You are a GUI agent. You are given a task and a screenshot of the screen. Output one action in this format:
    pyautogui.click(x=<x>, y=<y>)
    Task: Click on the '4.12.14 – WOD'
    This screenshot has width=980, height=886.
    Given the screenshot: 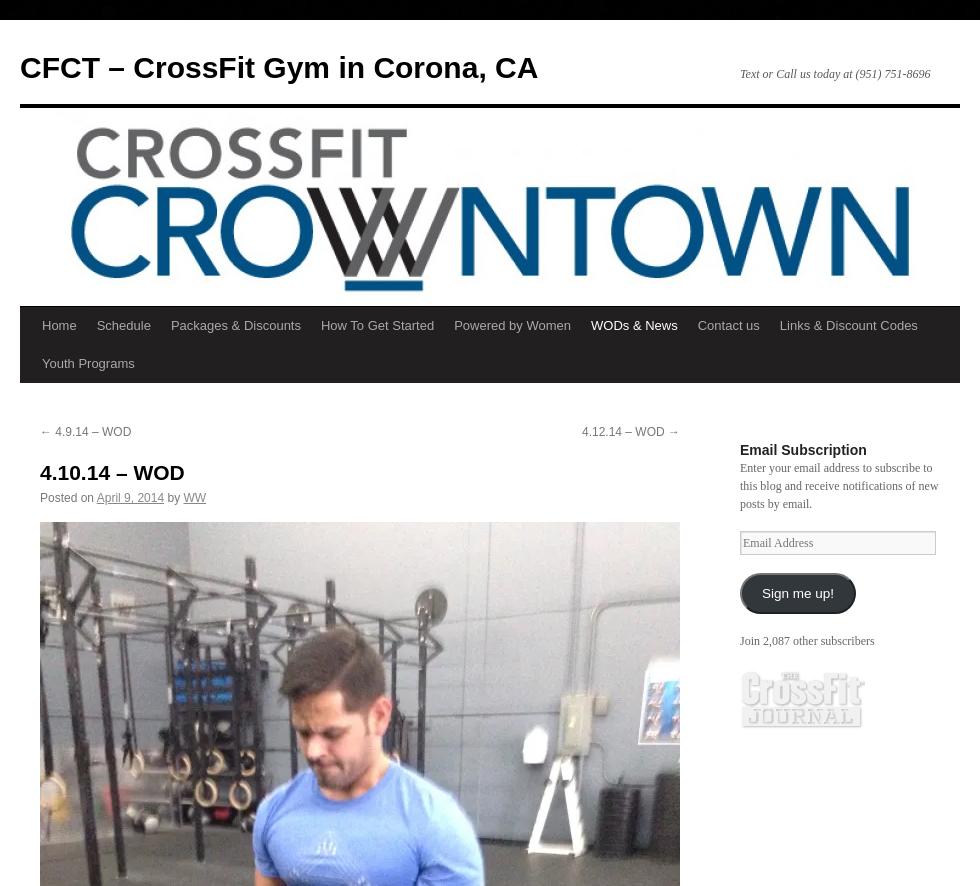 What is the action you would take?
    pyautogui.click(x=624, y=431)
    